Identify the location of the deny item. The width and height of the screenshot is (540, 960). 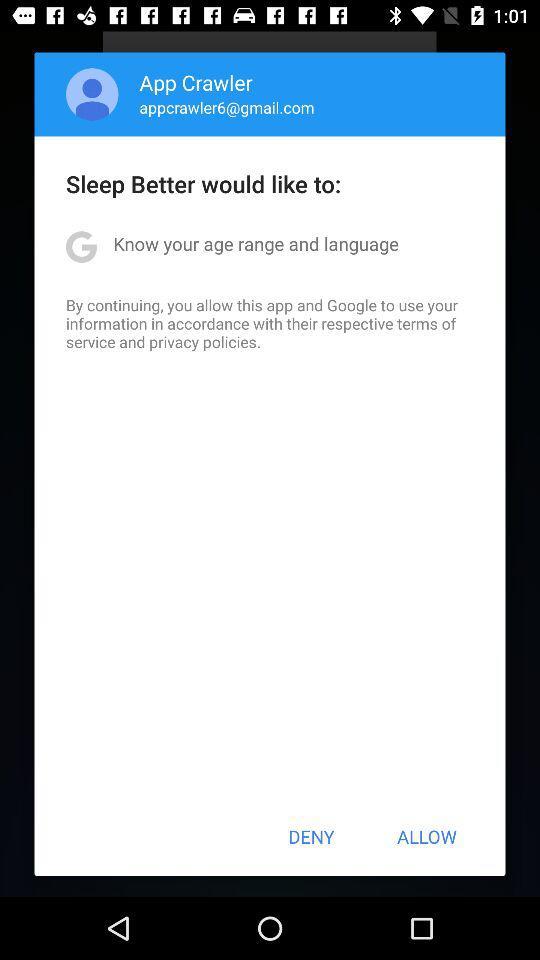
(311, 836).